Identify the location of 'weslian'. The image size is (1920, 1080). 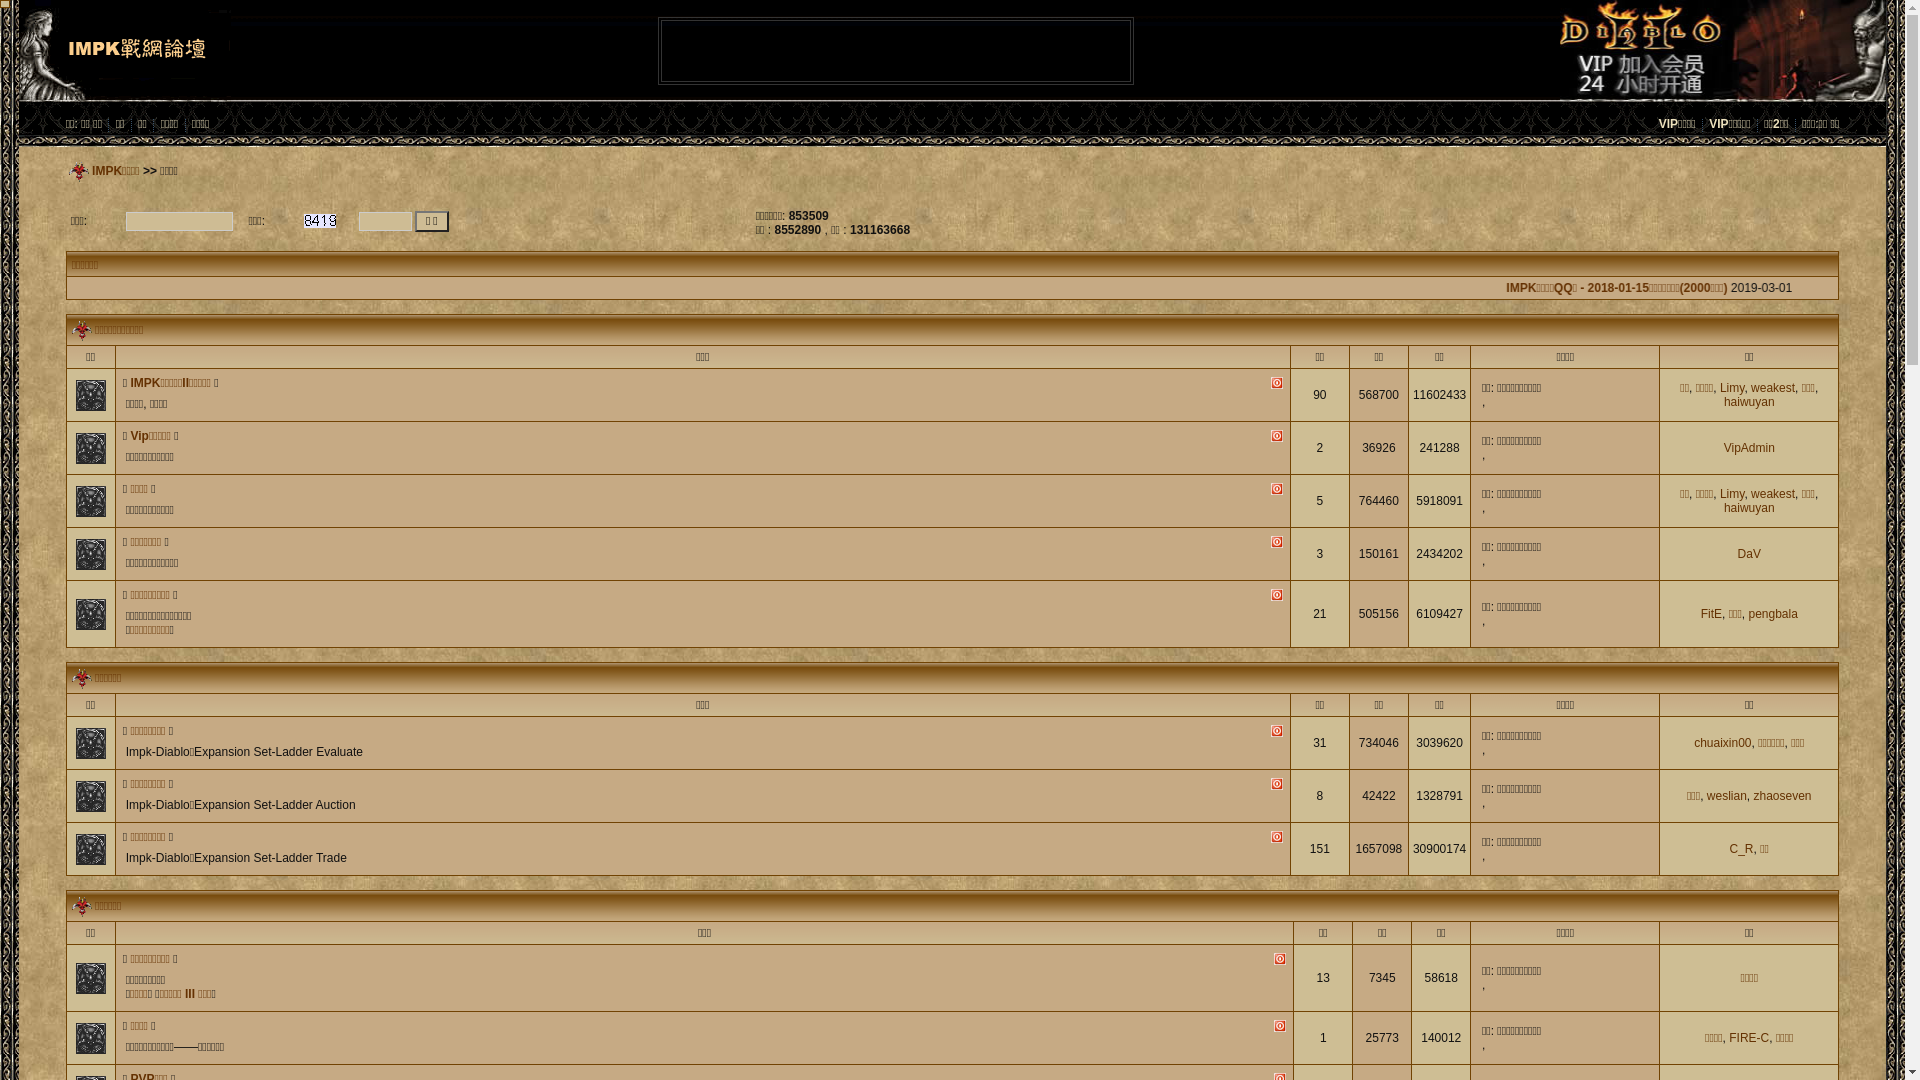
(1726, 794).